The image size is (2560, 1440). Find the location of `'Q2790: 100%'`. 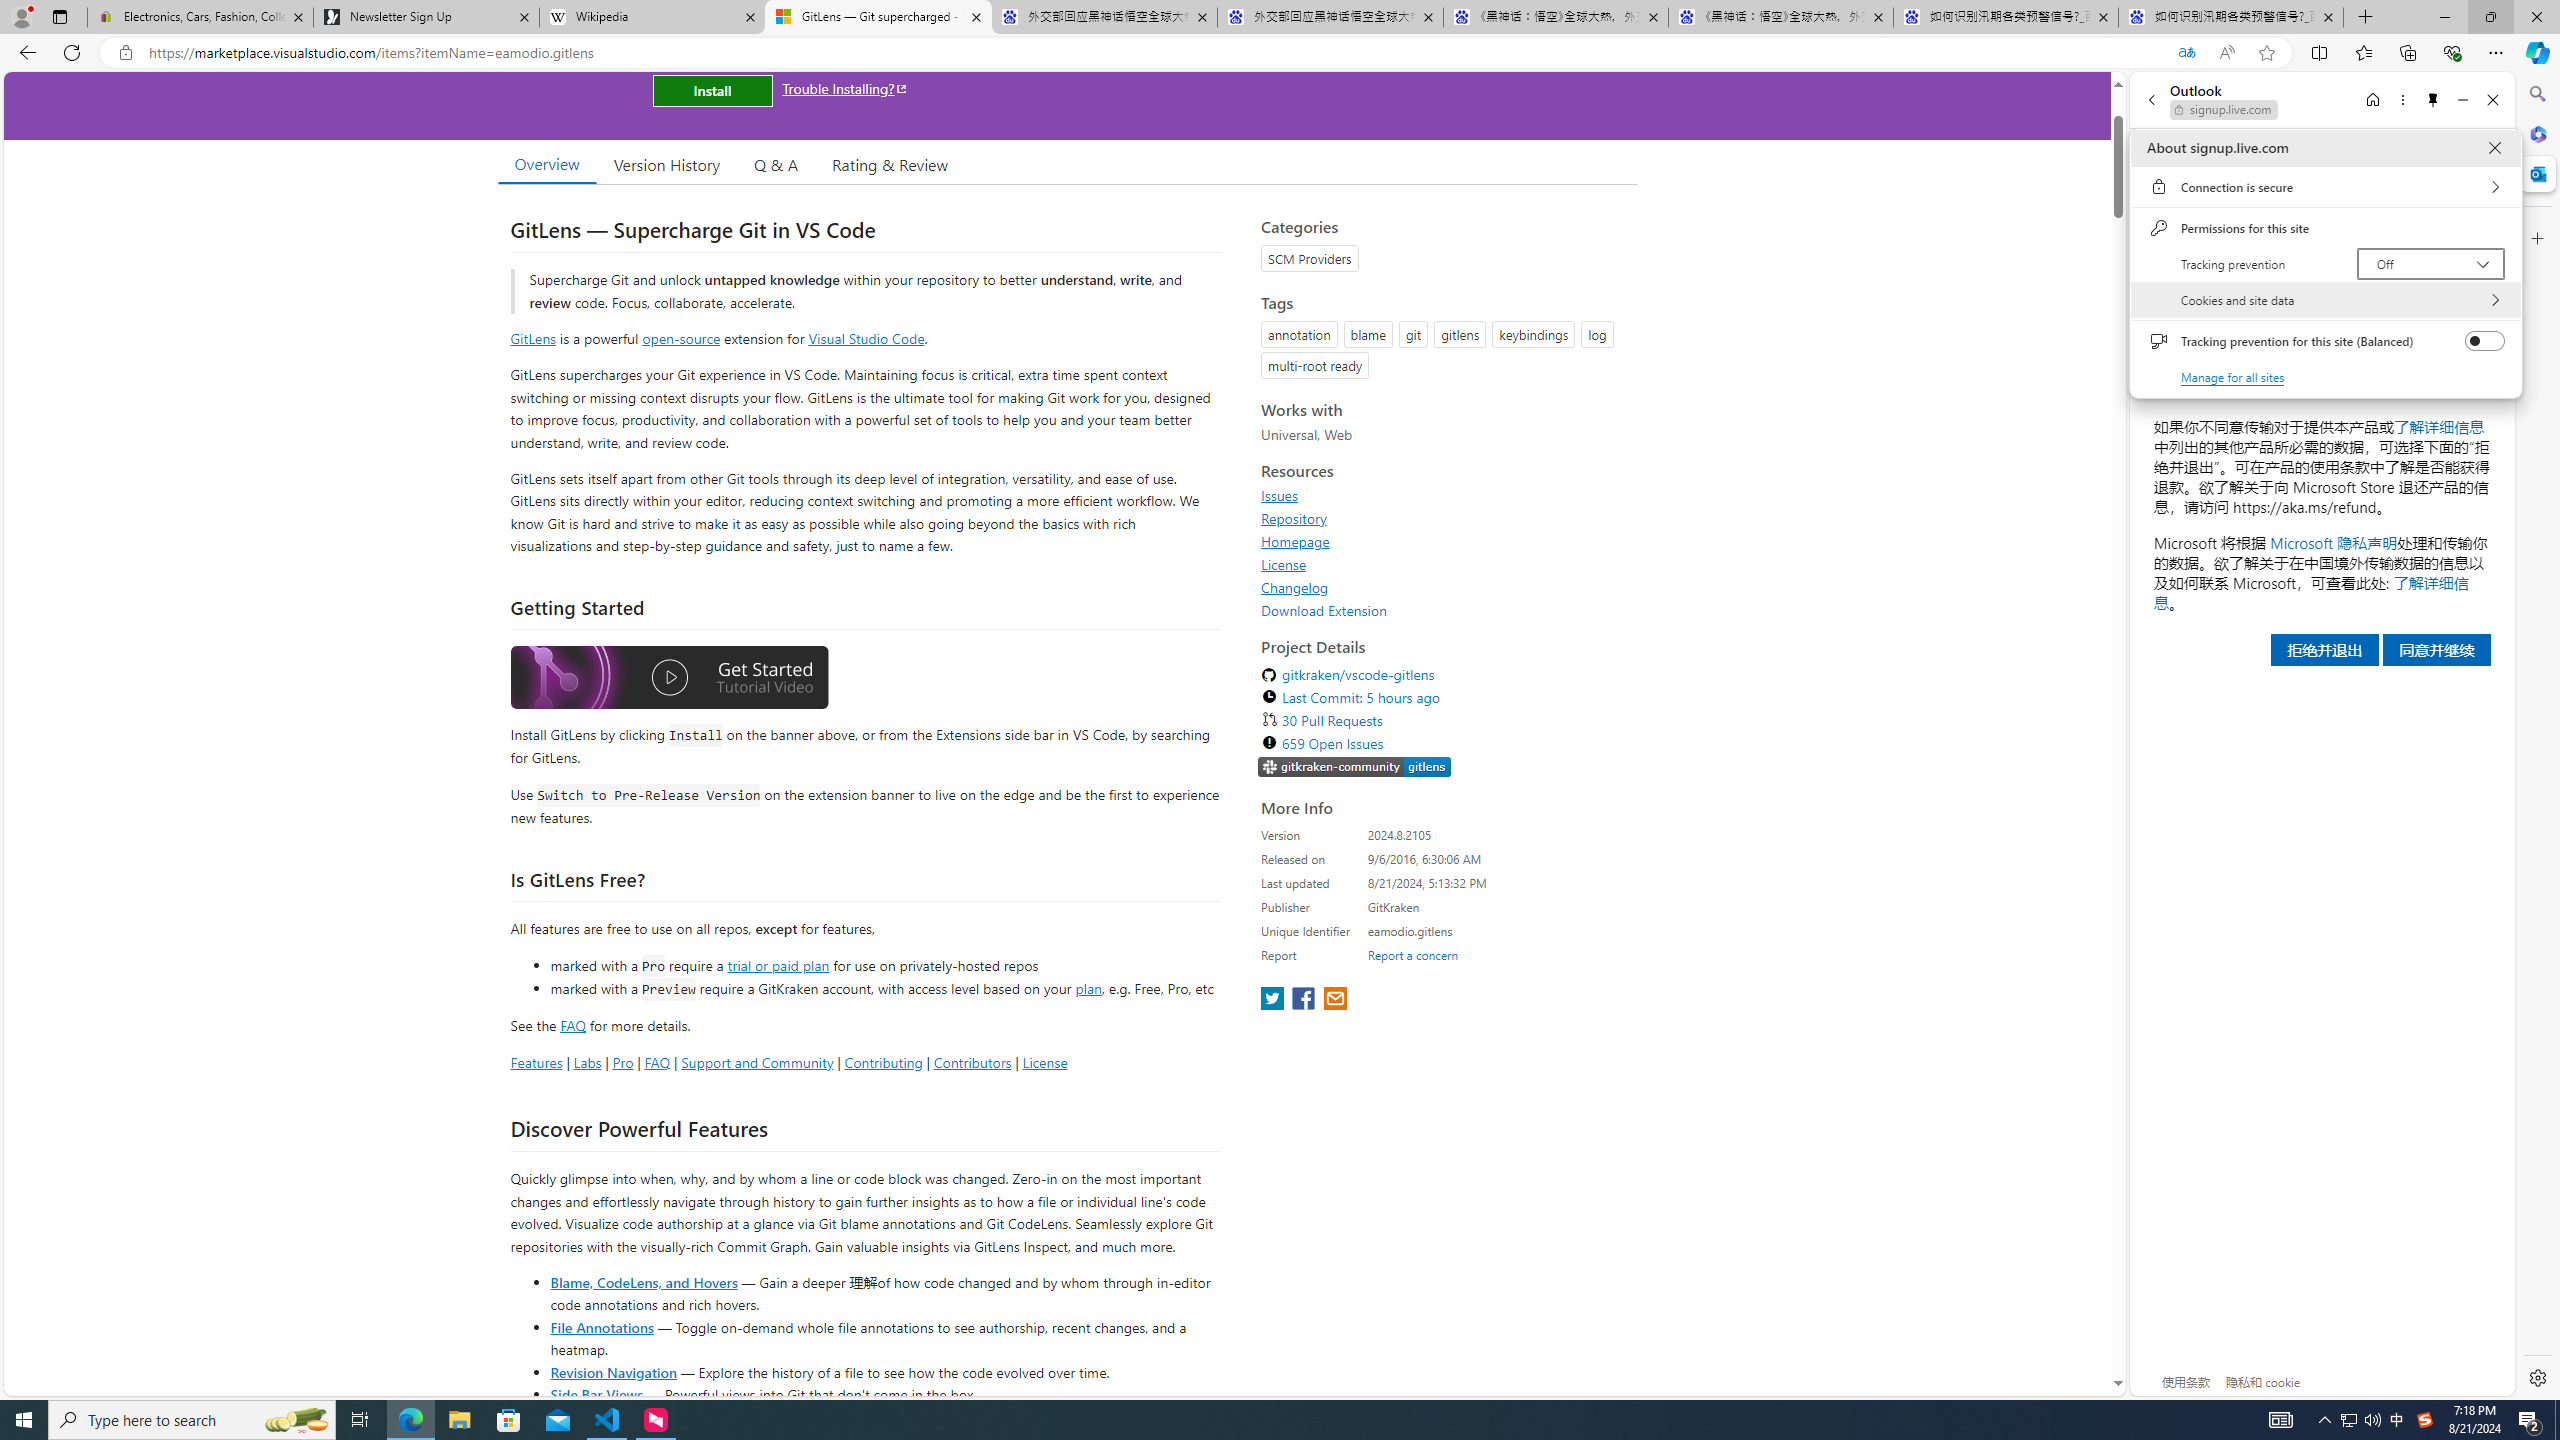

'Q2790: 100%' is located at coordinates (2372, 1418).